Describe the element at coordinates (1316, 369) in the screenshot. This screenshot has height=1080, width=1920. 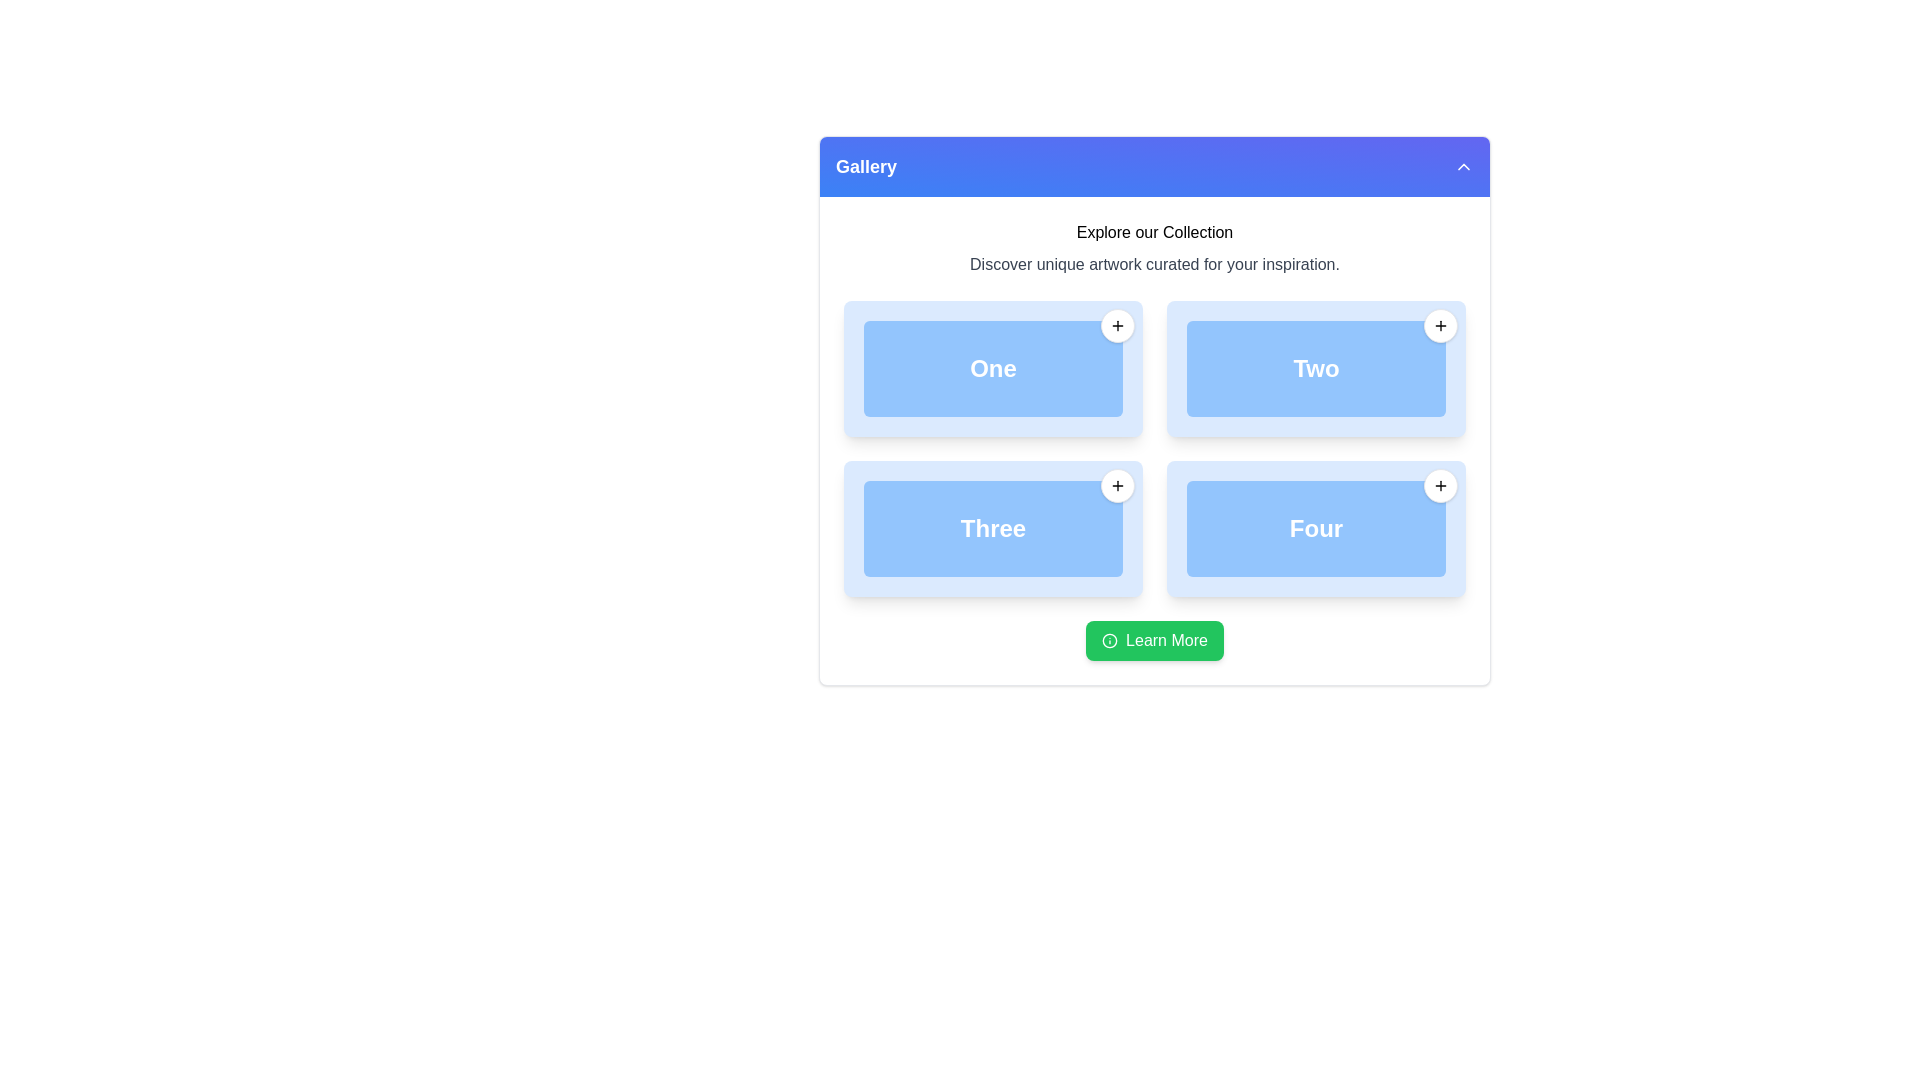
I see `the Interactive Tile labeled 'Two' with a light blue background` at that location.